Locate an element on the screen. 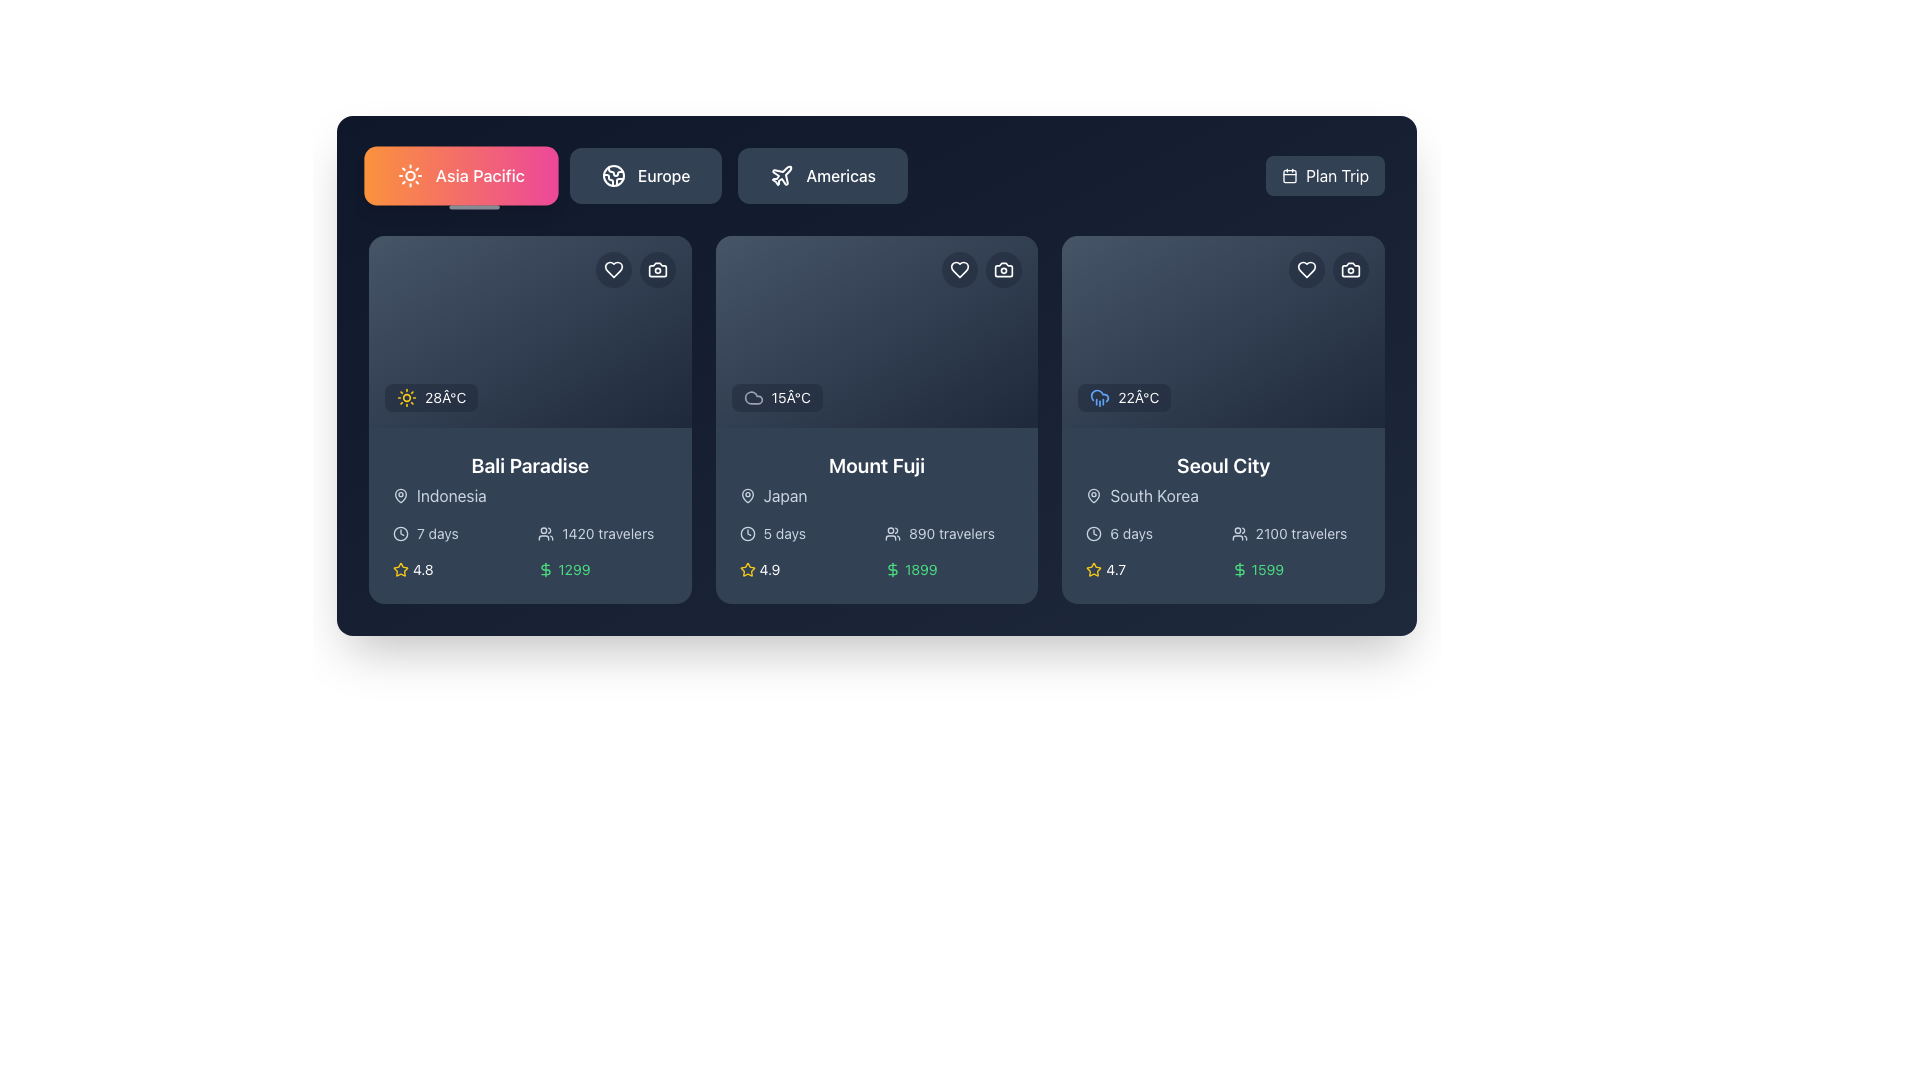 This screenshot has height=1080, width=1920. the Indicator bar element, which is a small horizontal bar with a subtle white color and semi-transparency, located directly below the 'Asia Pacific' button is located at coordinates (473, 207).